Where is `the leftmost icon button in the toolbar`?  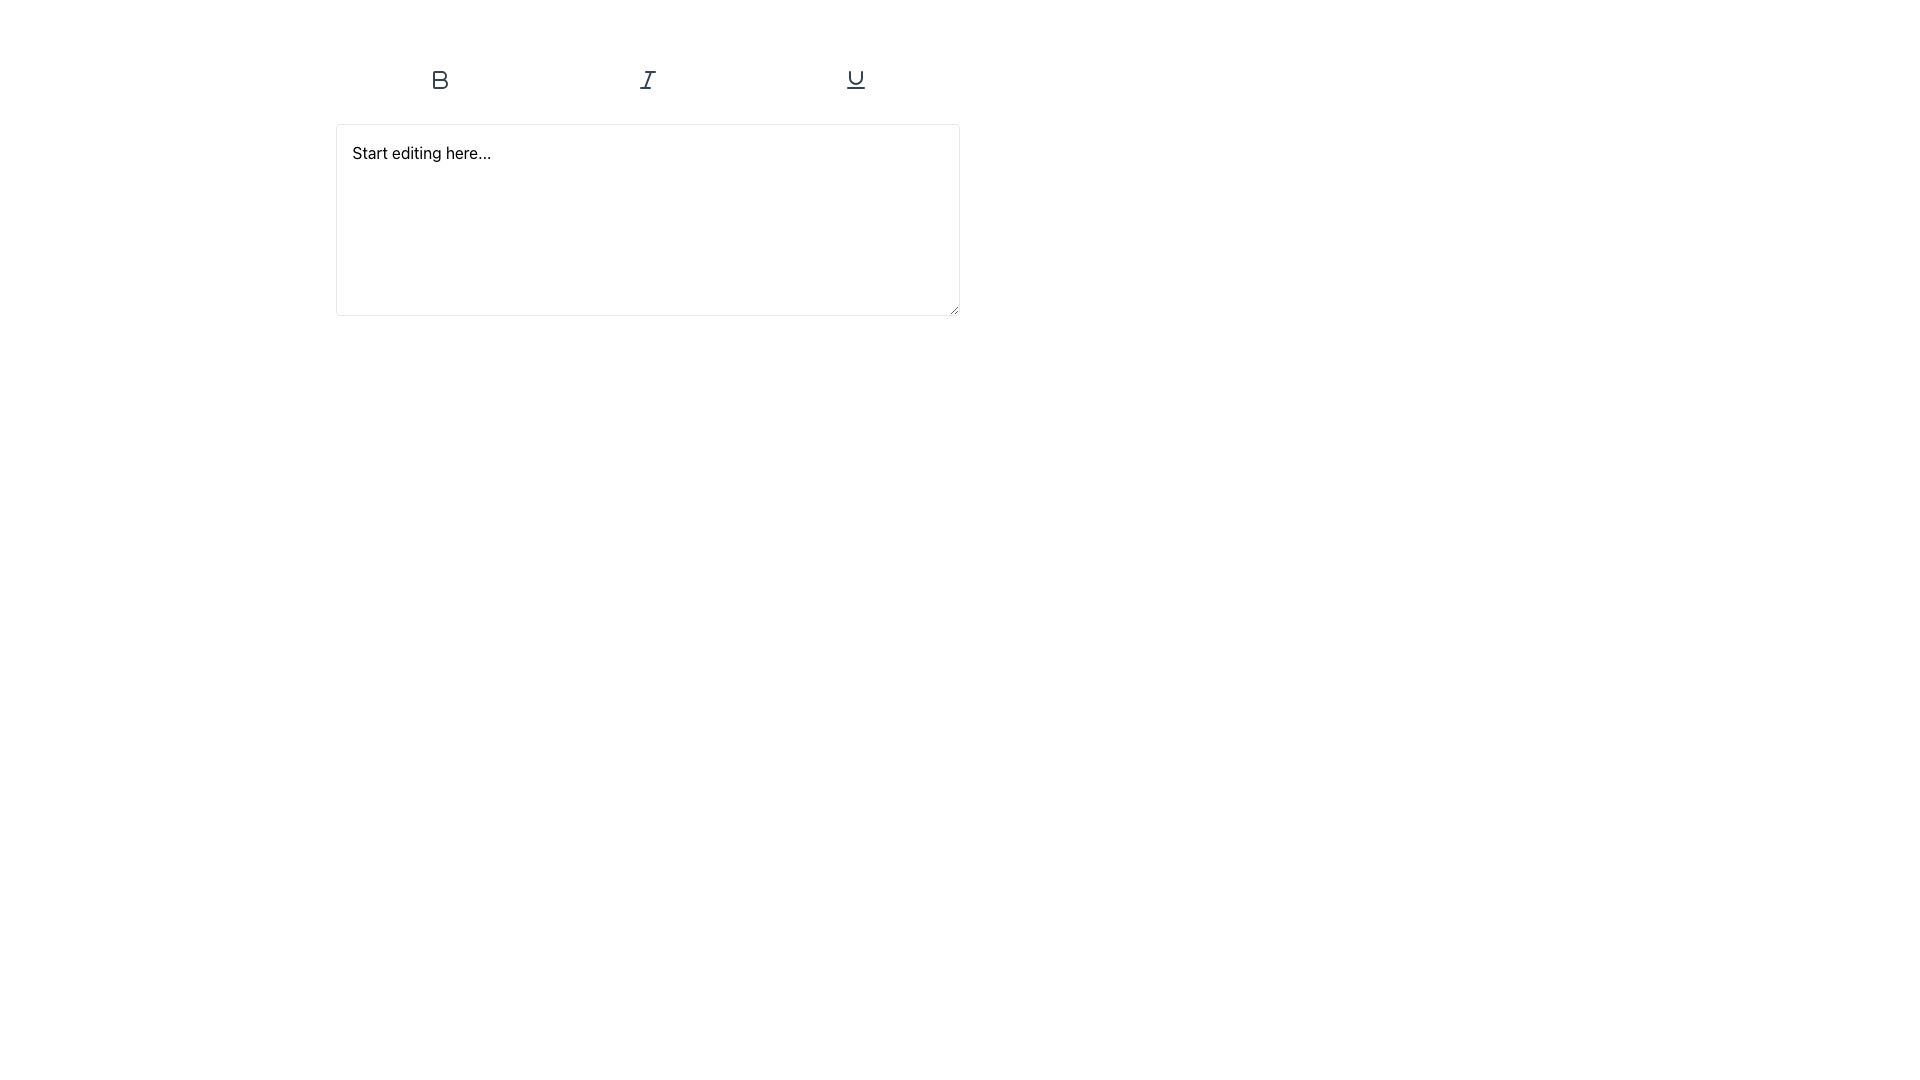
the leftmost icon button in the toolbar is located at coordinates (439, 79).